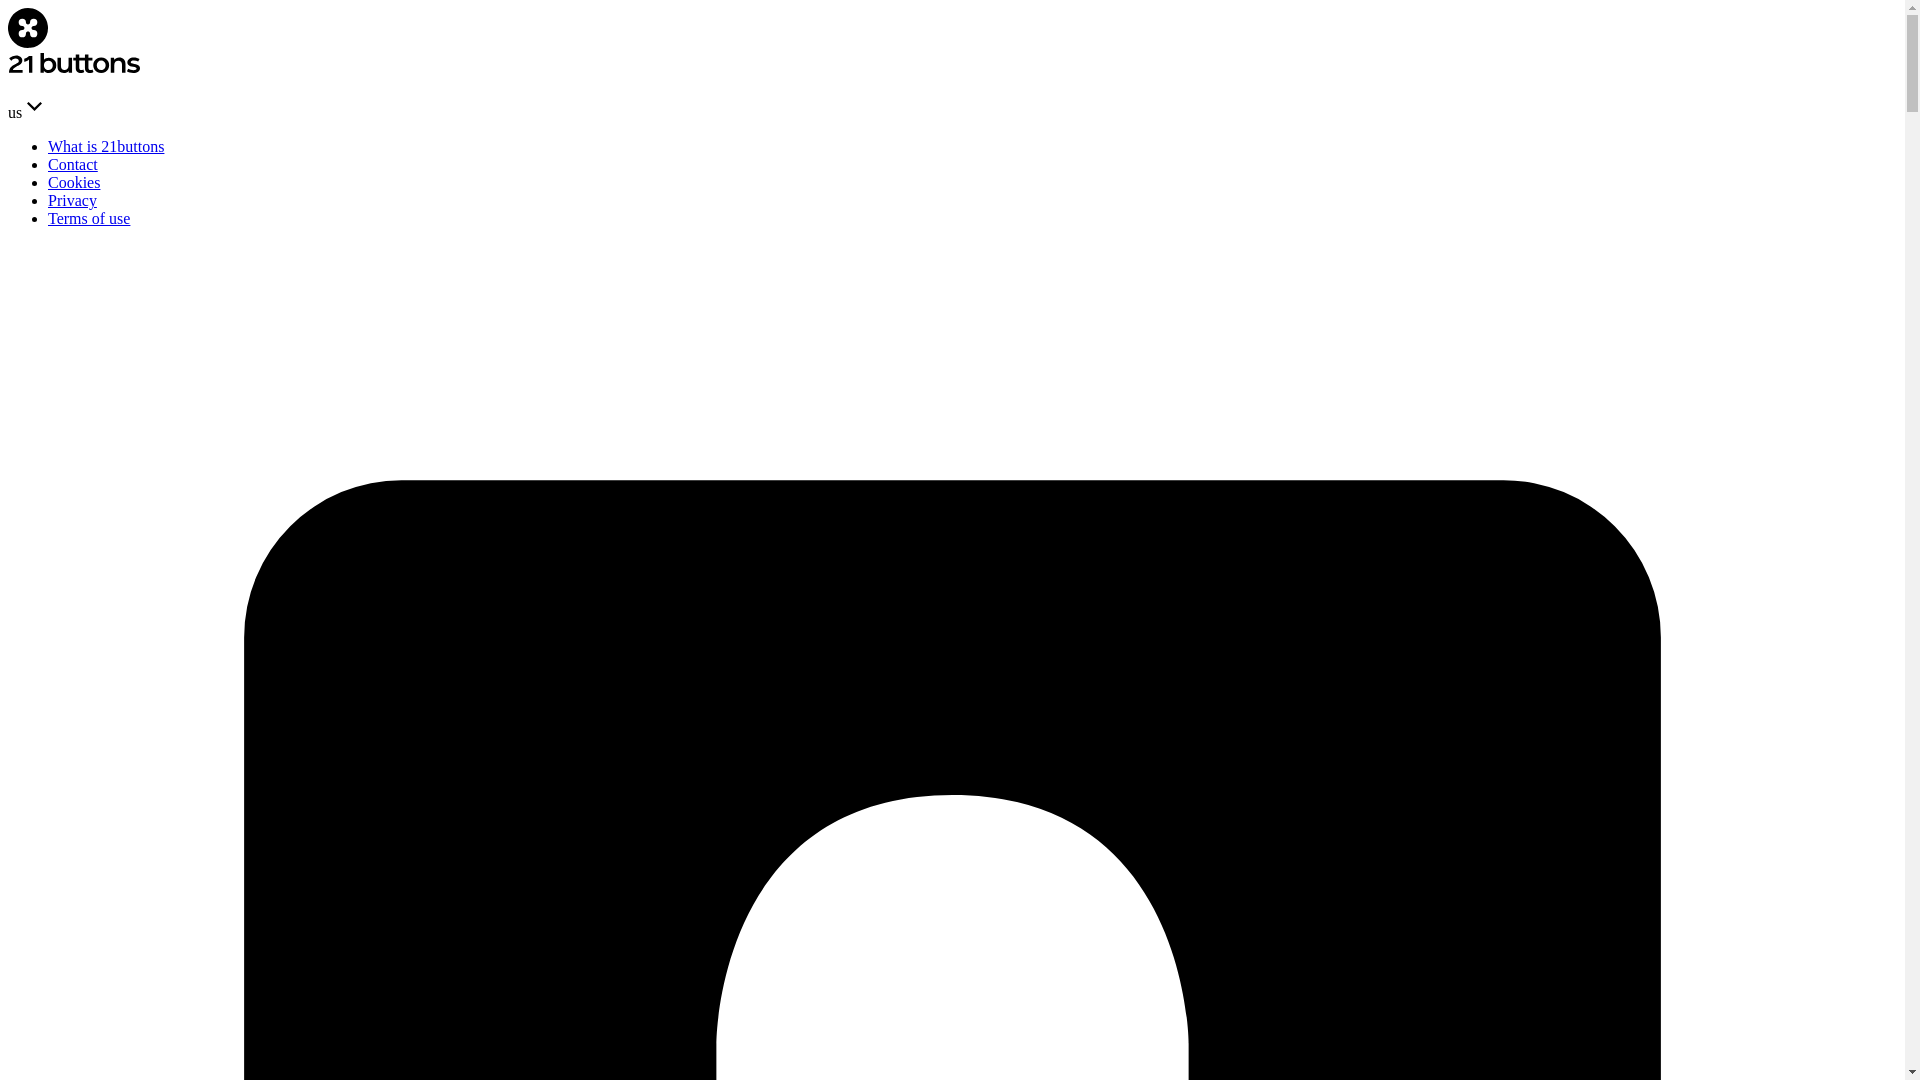 This screenshot has height=1080, width=1920. I want to click on 'What is 21buttons', so click(104, 145).